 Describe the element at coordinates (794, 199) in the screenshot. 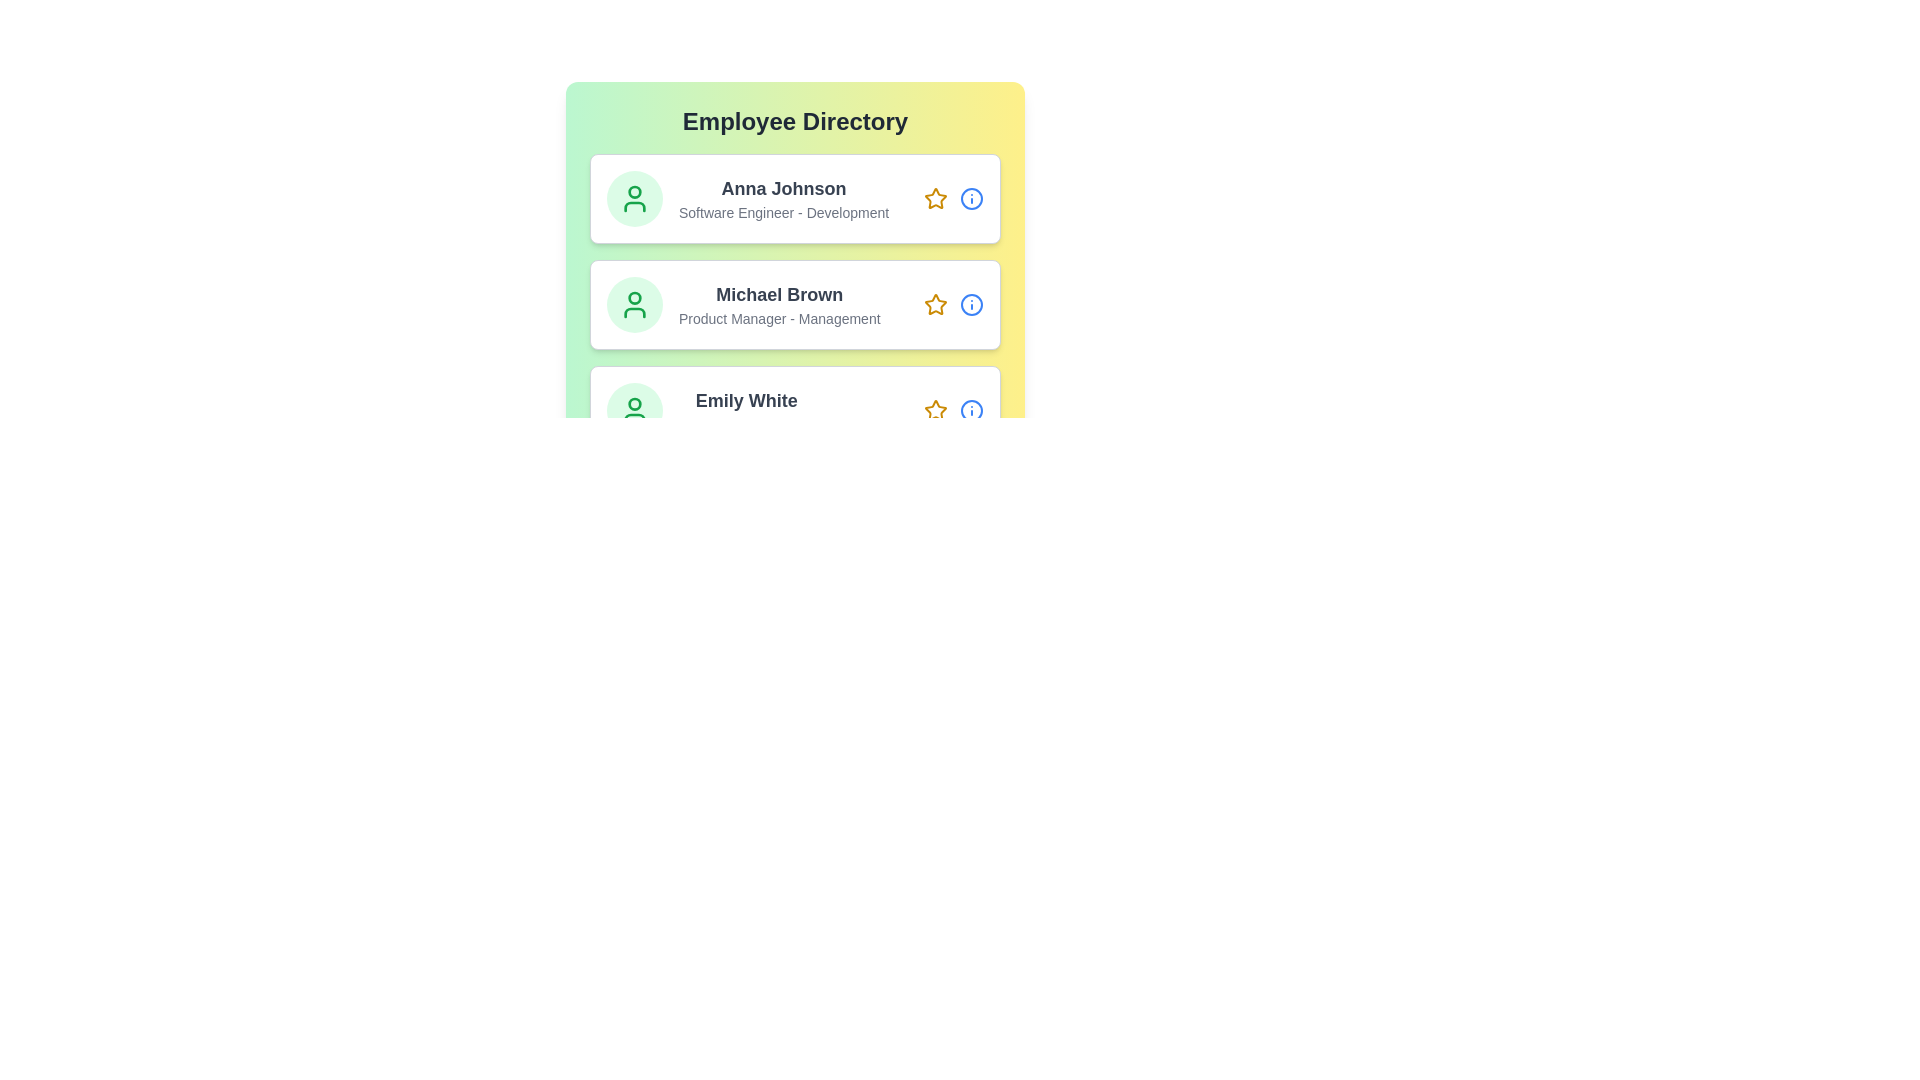

I see `the card of the employee with name Anna Johnson` at that location.